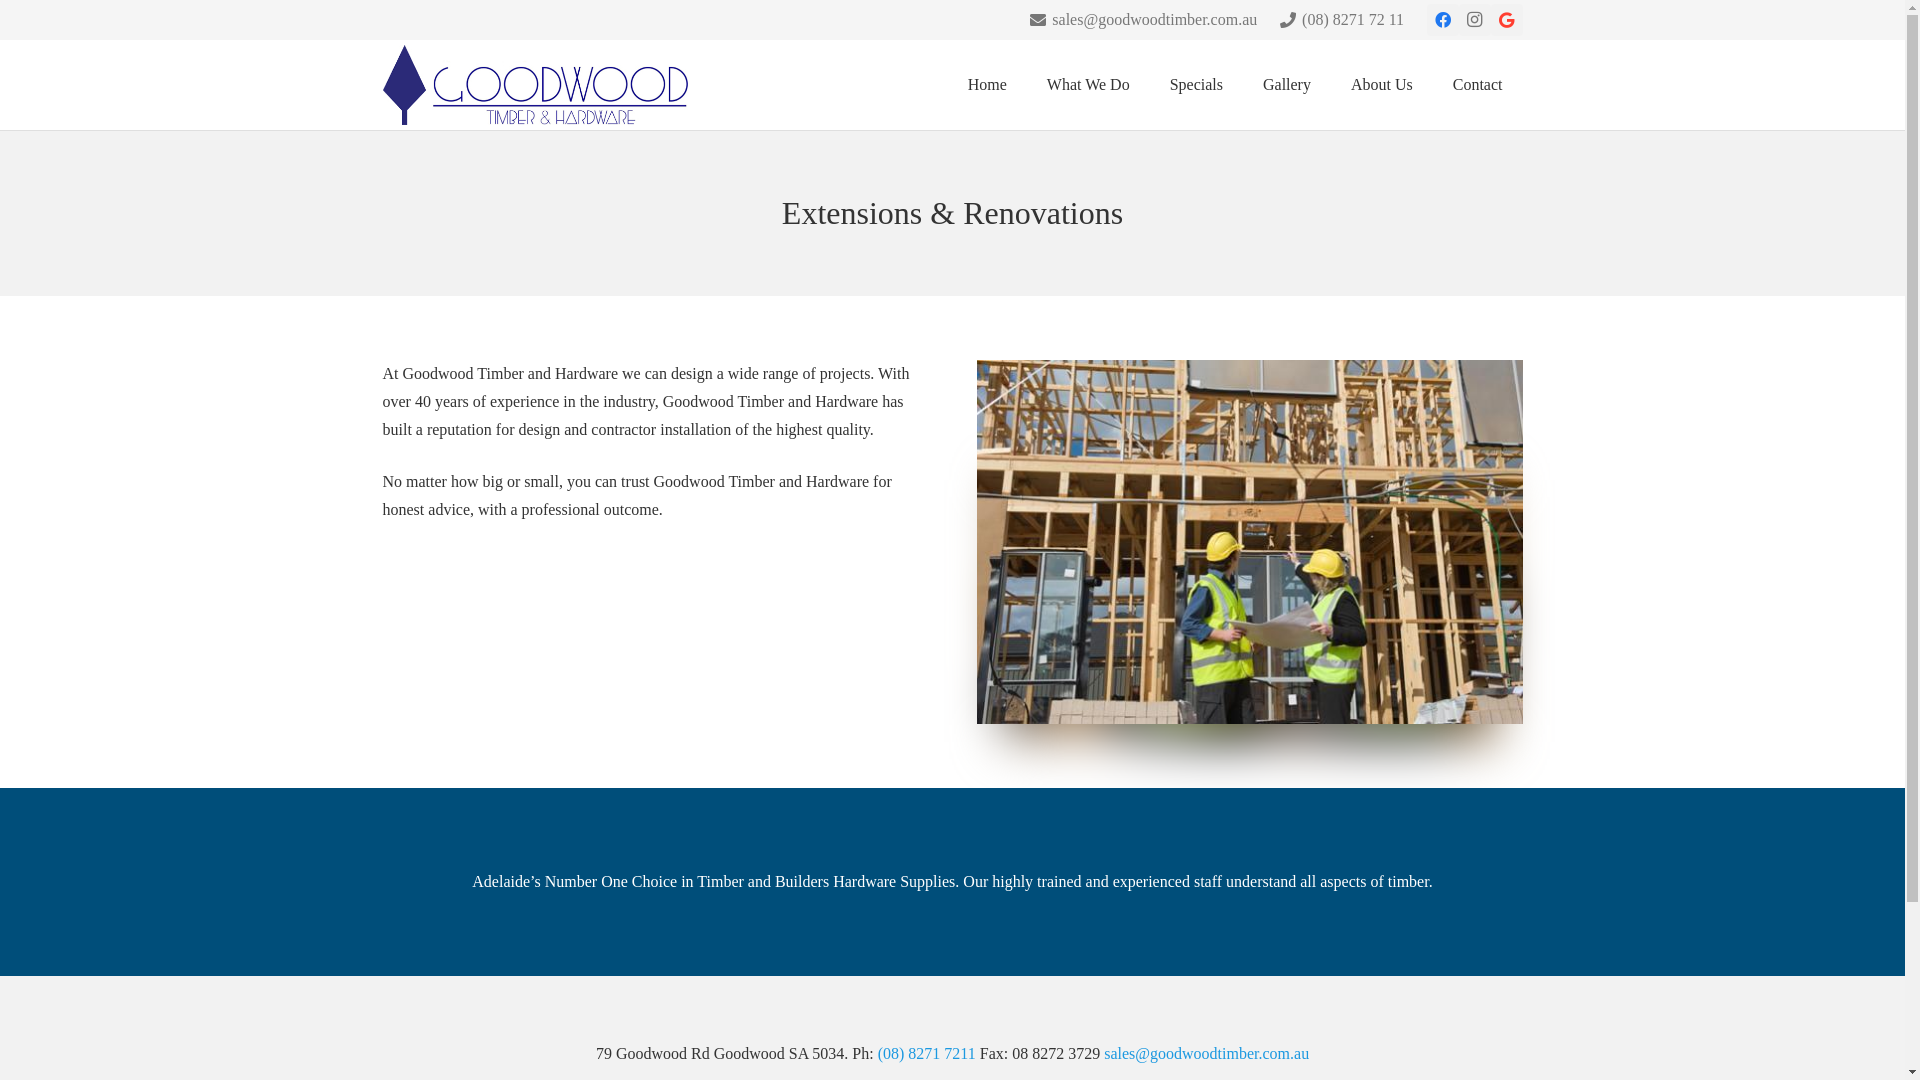 The width and height of the screenshot is (1920, 1080). Describe the element at coordinates (1196, 83) in the screenshot. I see `'Specials'` at that location.